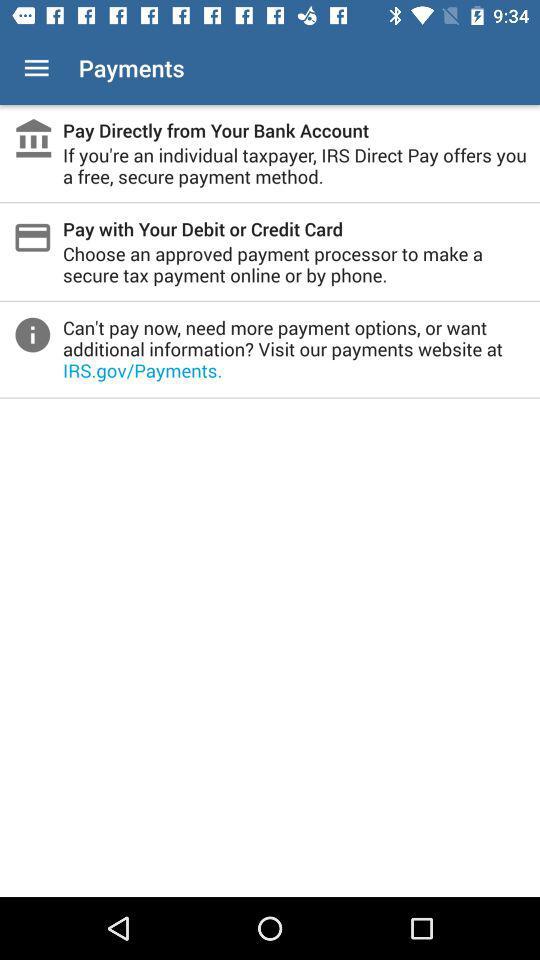 This screenshot has height=960, width=540. Describe the element at coordinates (36, 68) in the screenshot. I see `item next to the payments icon` at that location.